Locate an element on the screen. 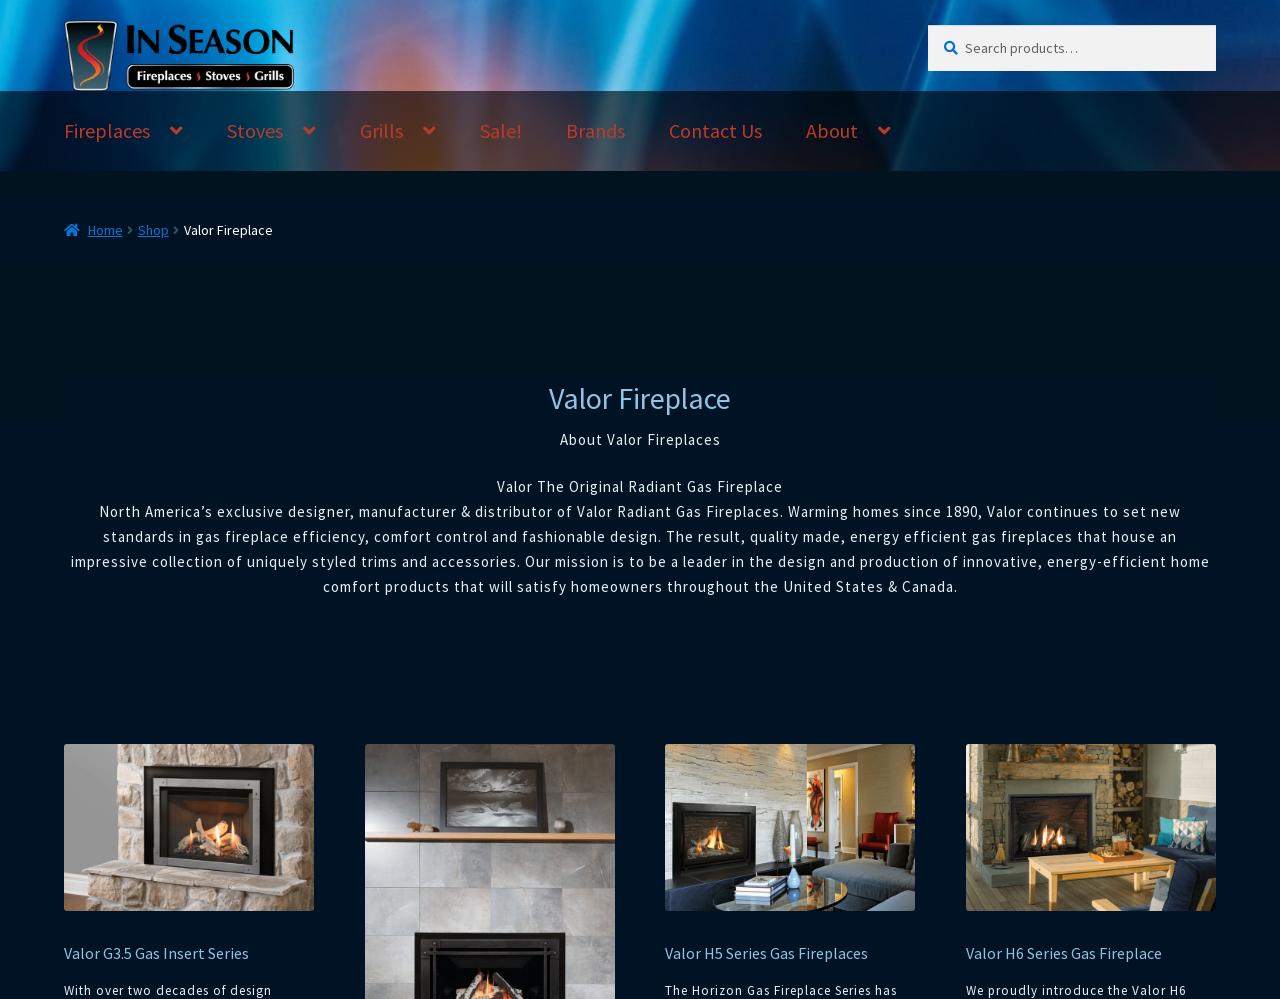  'Sale!' is located at coordinates (480, 130).